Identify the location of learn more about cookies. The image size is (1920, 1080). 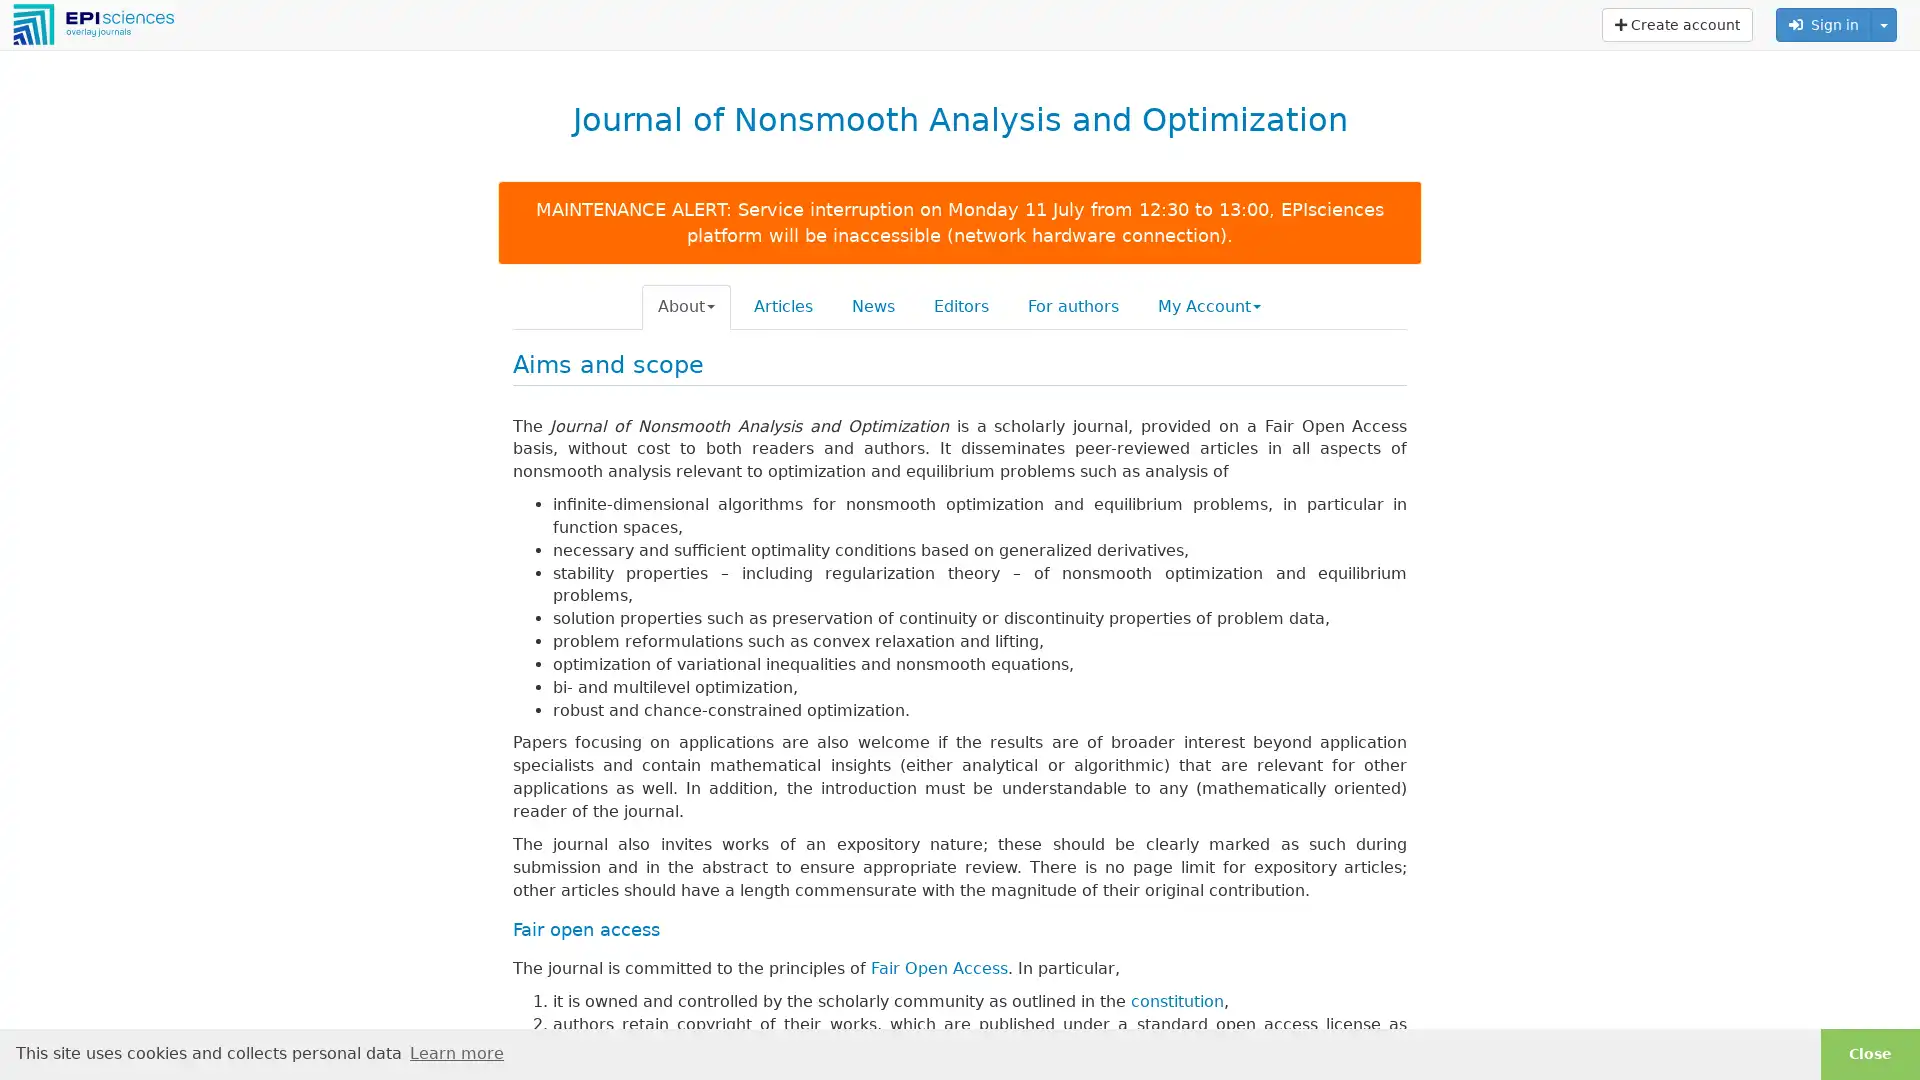
(455, 1052).